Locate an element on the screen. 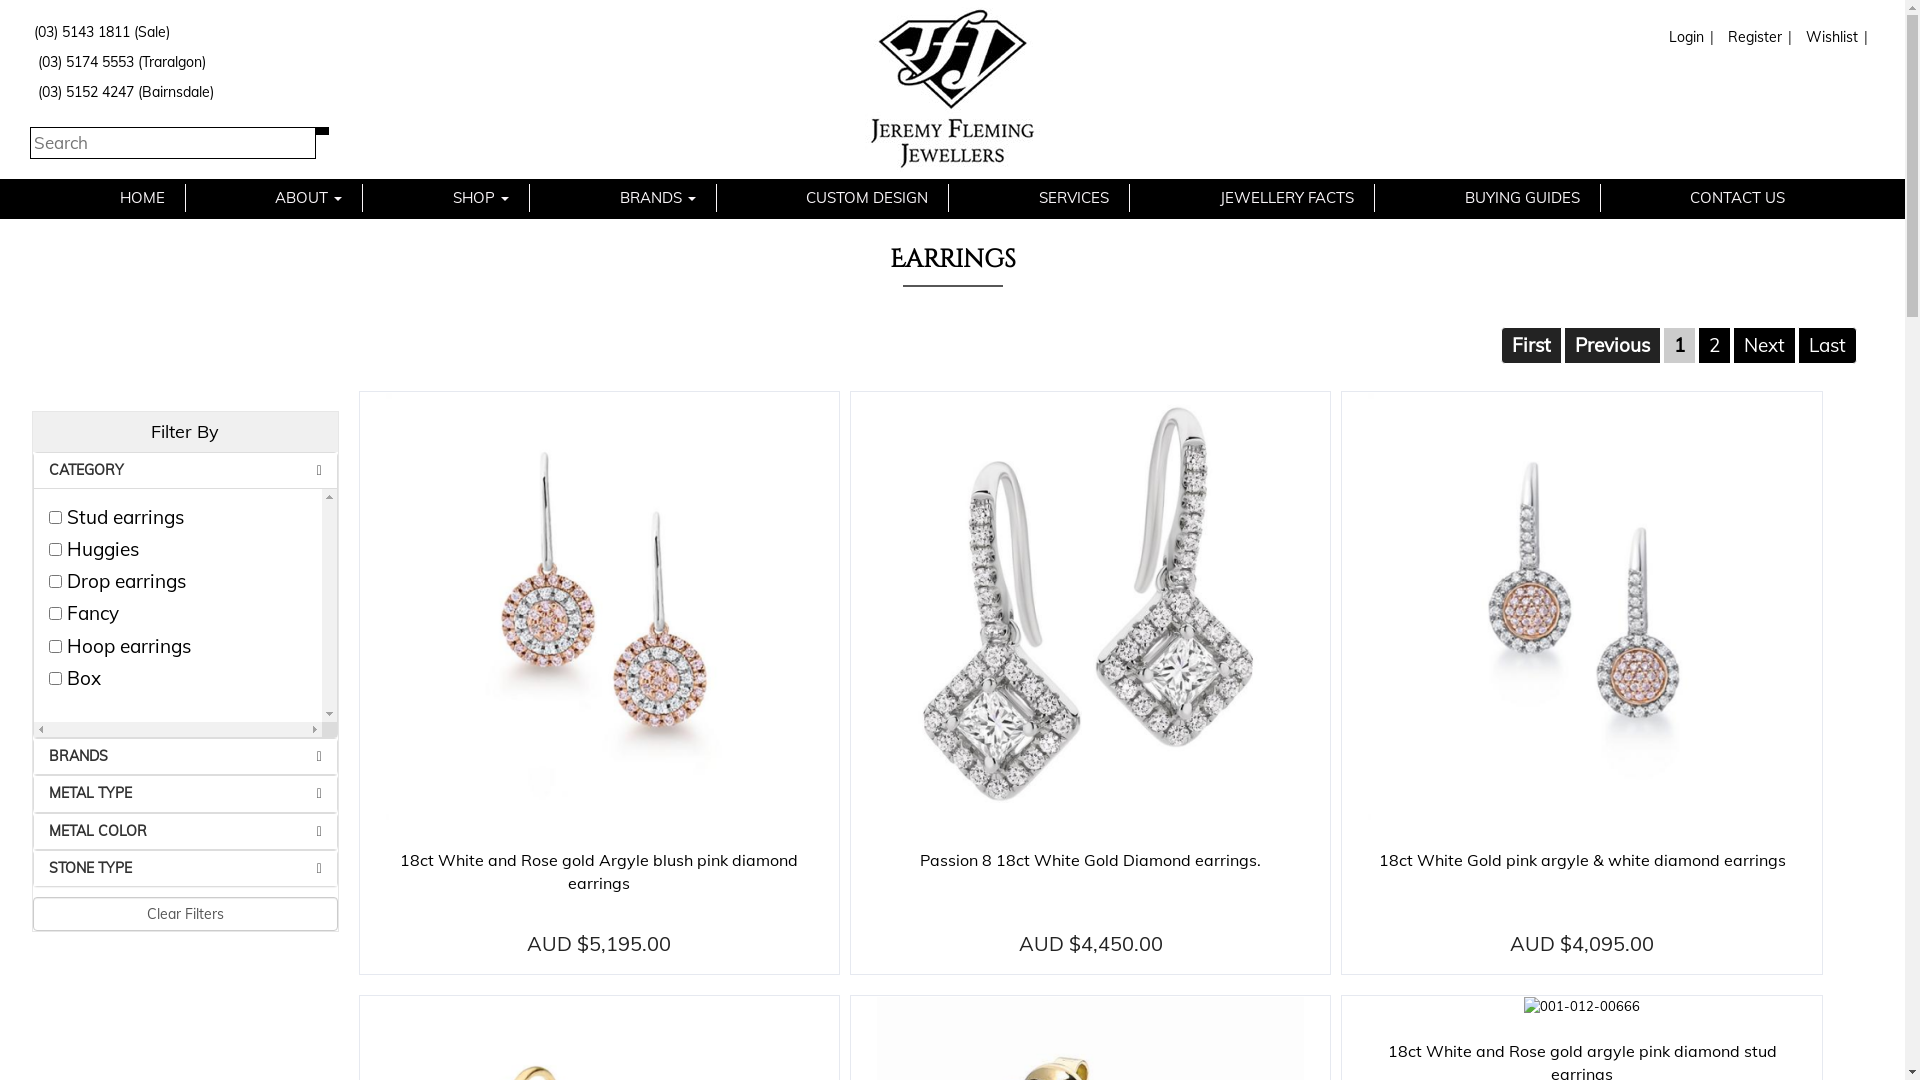 Image resolution: width=1920 pixels, height=1080 pixels. 'METAL TYPE' is located at coordinates (185, 792).